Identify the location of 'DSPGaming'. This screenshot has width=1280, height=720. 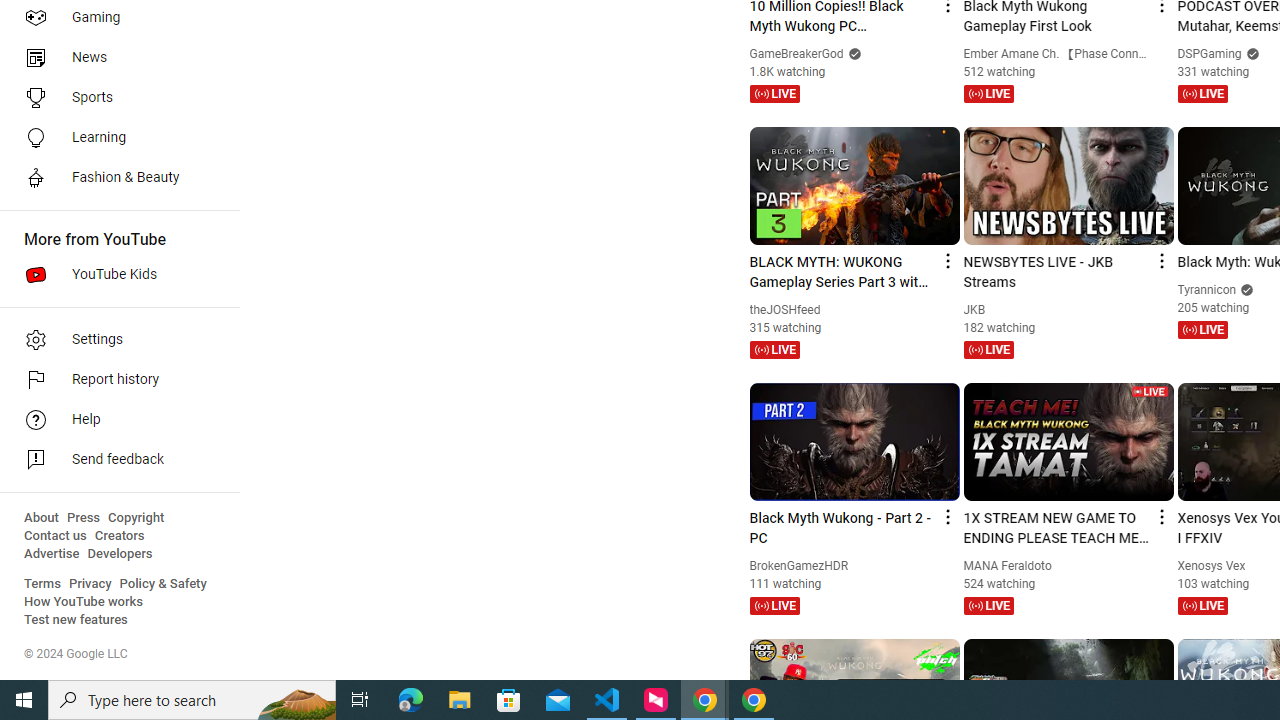
(1209, 53).